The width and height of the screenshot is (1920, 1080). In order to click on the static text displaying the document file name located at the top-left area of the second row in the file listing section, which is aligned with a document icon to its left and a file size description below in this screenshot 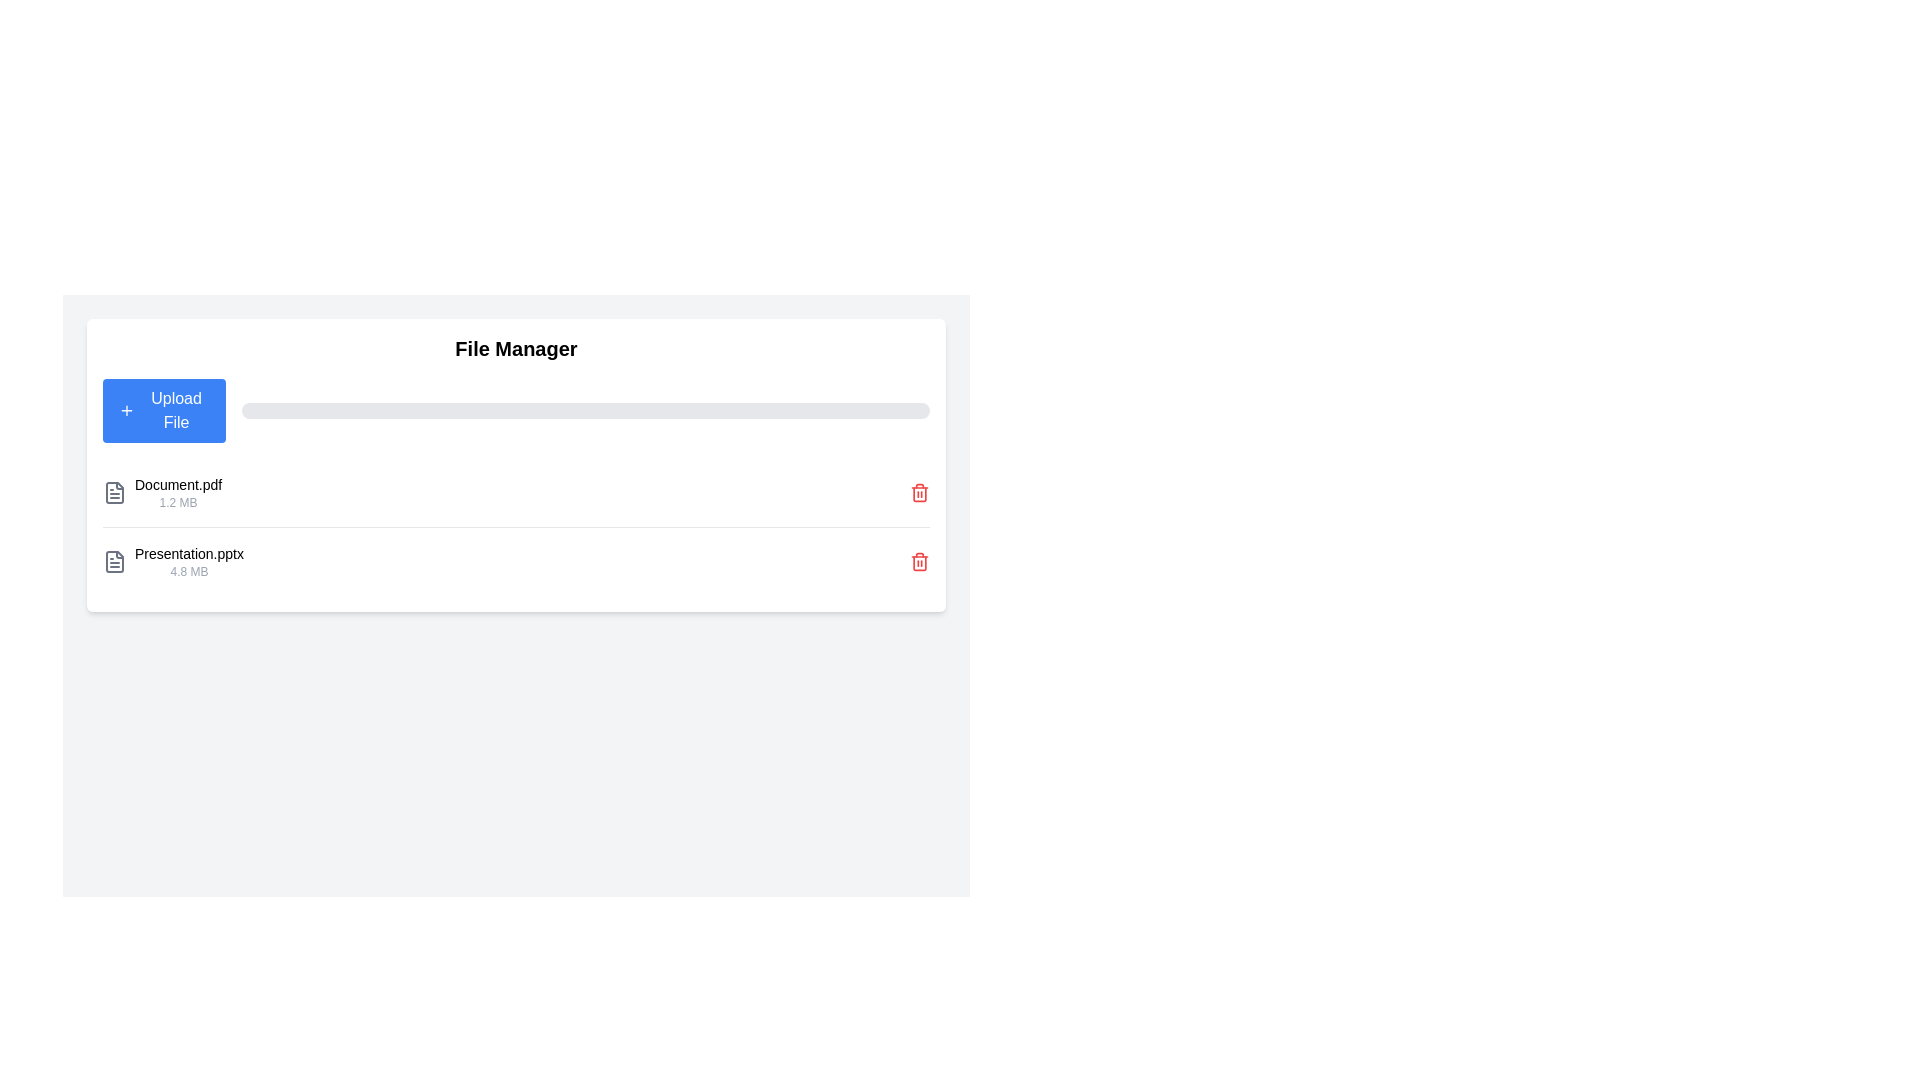, I will do `click(178, 485)`.